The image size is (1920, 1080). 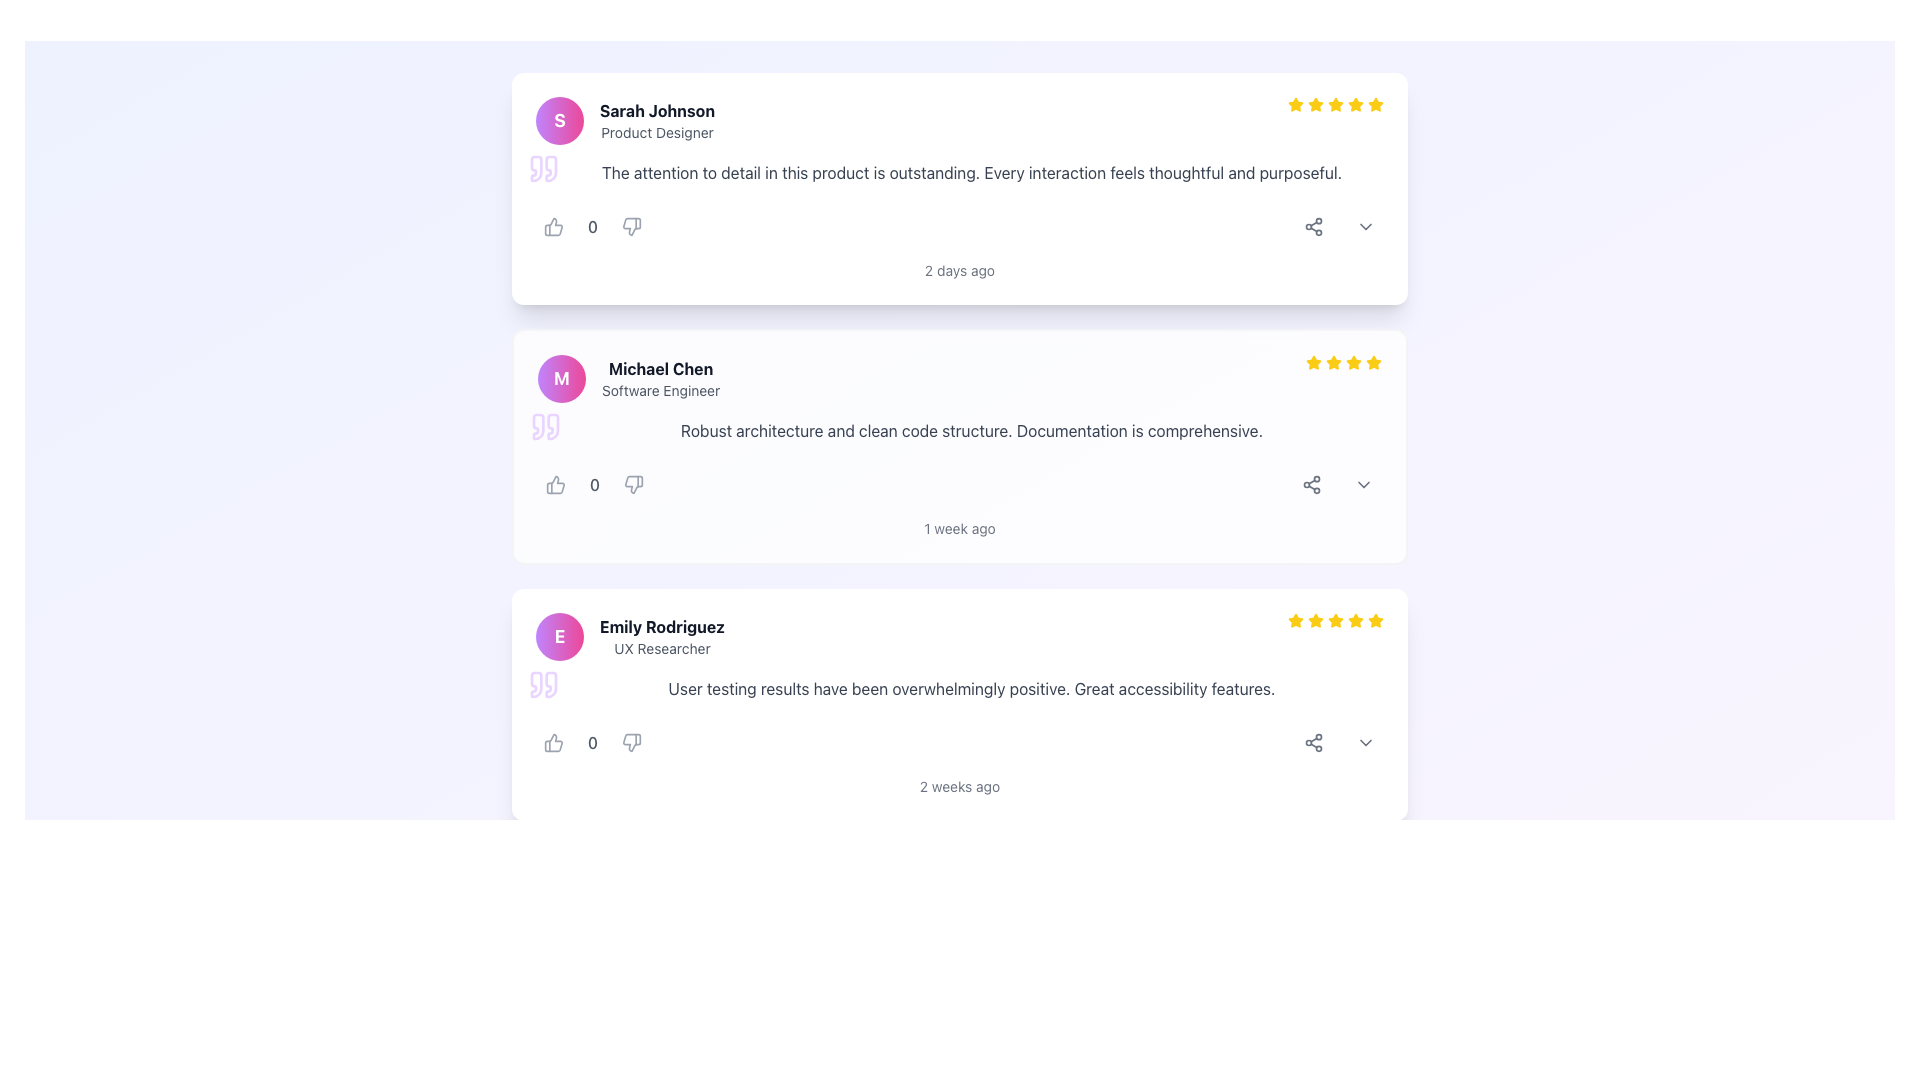 I want to click on the fifth star icon in the top-right area of the user review card to interact or modify the rating, so click(x=1373, y=619).